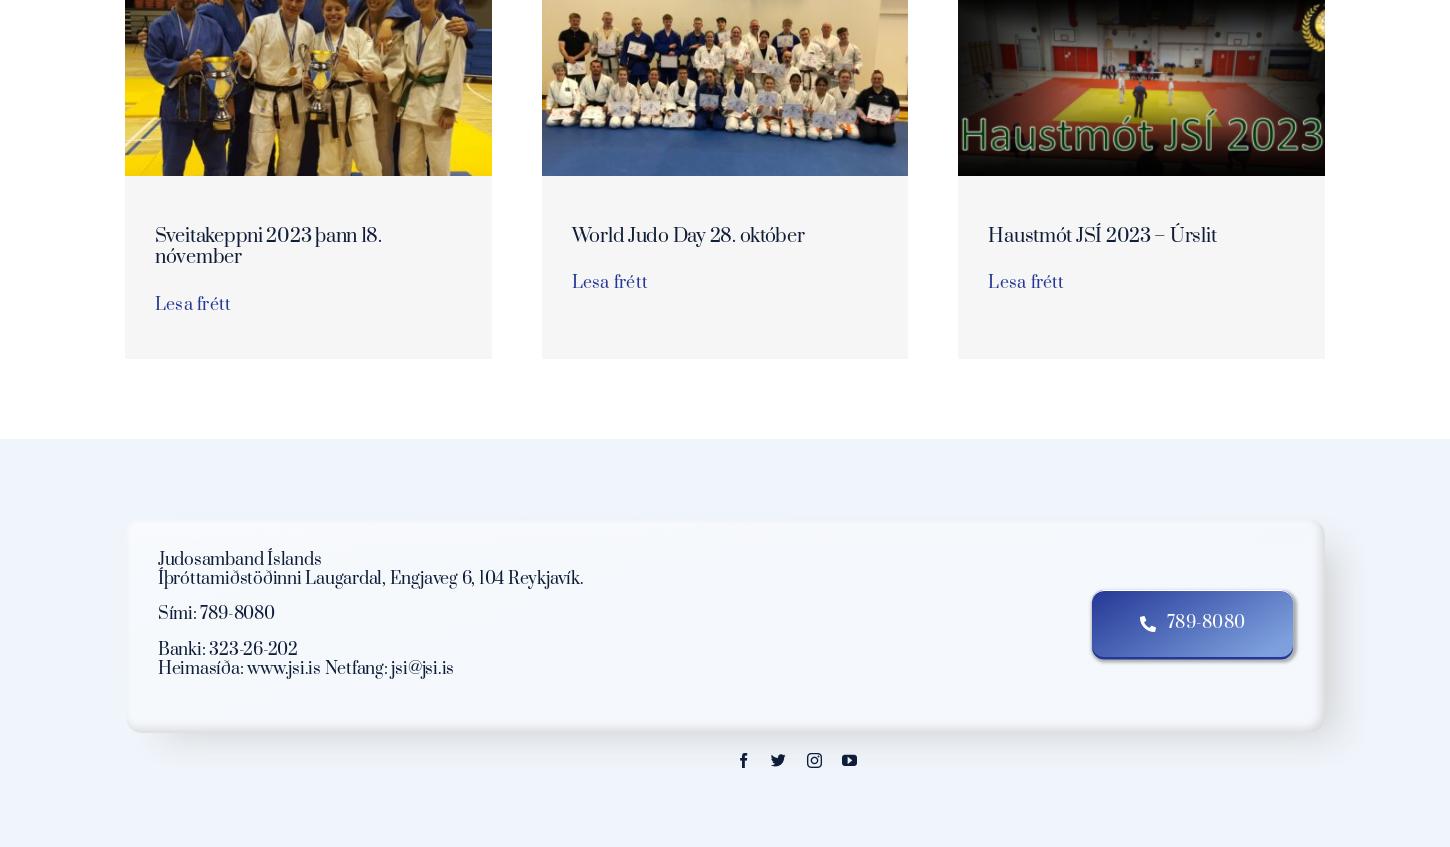  I want to click on 'Haustmót JSÍ 2023 – Úrslit', so click(1101, 235).